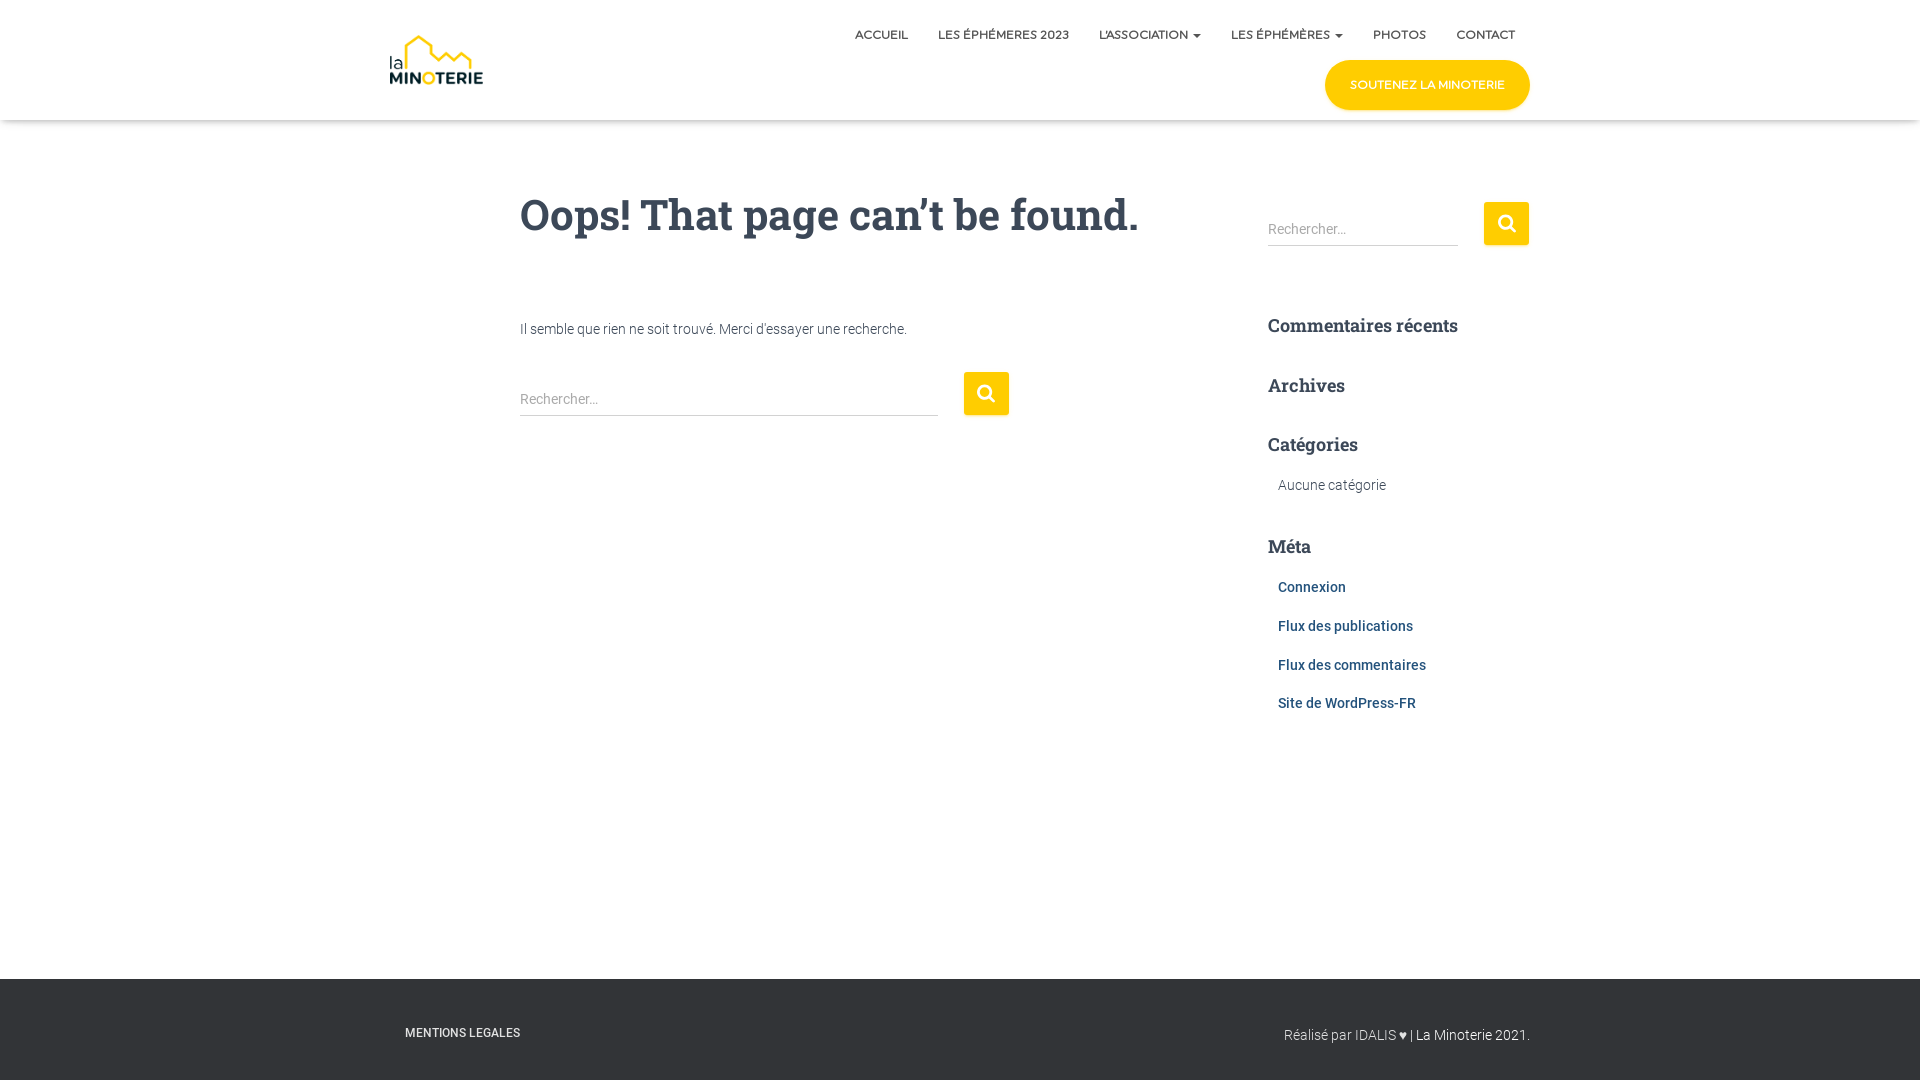 The height and width of the screenshot is (1080, 1920). I want to click on 'Rechercher', so click(1506, 223).